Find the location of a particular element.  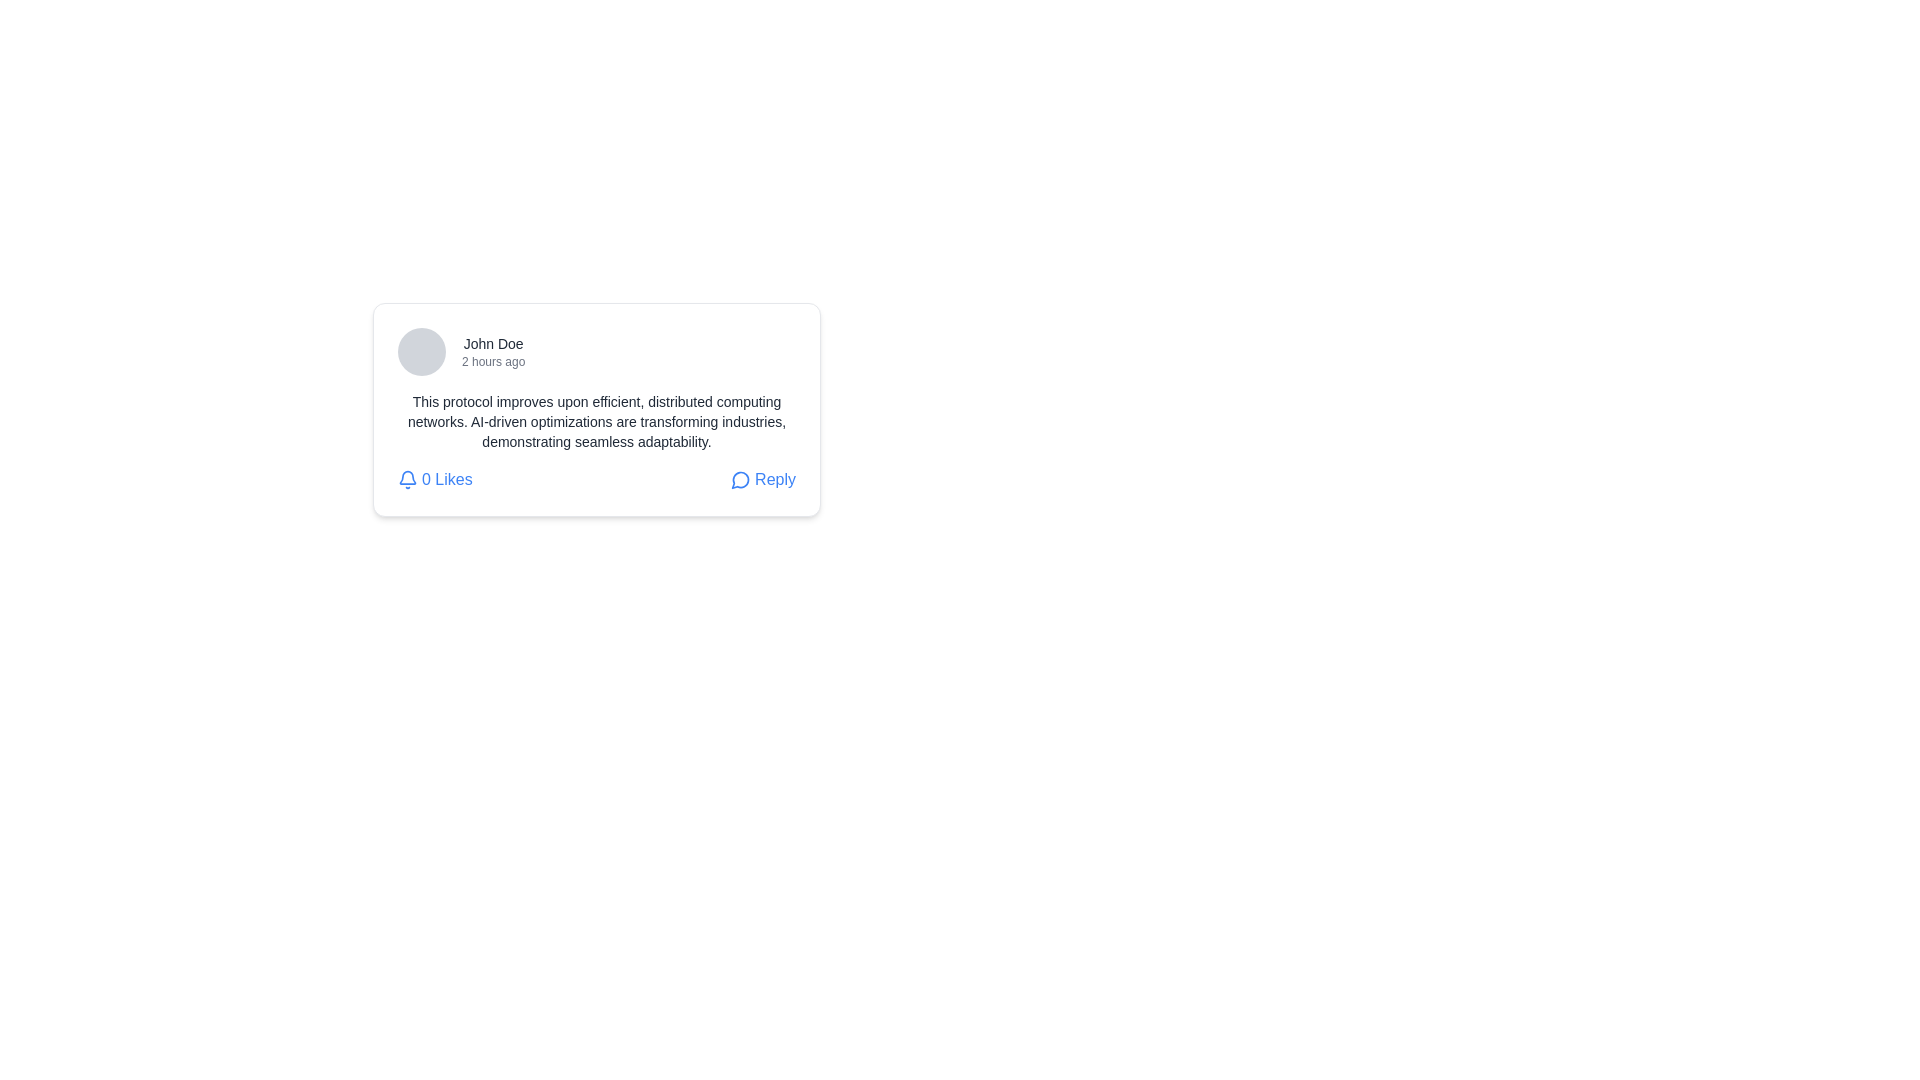

the reply icon located to the left of the 'Reply' text in the button group at the bottom-right of the comment box is located at coordinates (740, 479).